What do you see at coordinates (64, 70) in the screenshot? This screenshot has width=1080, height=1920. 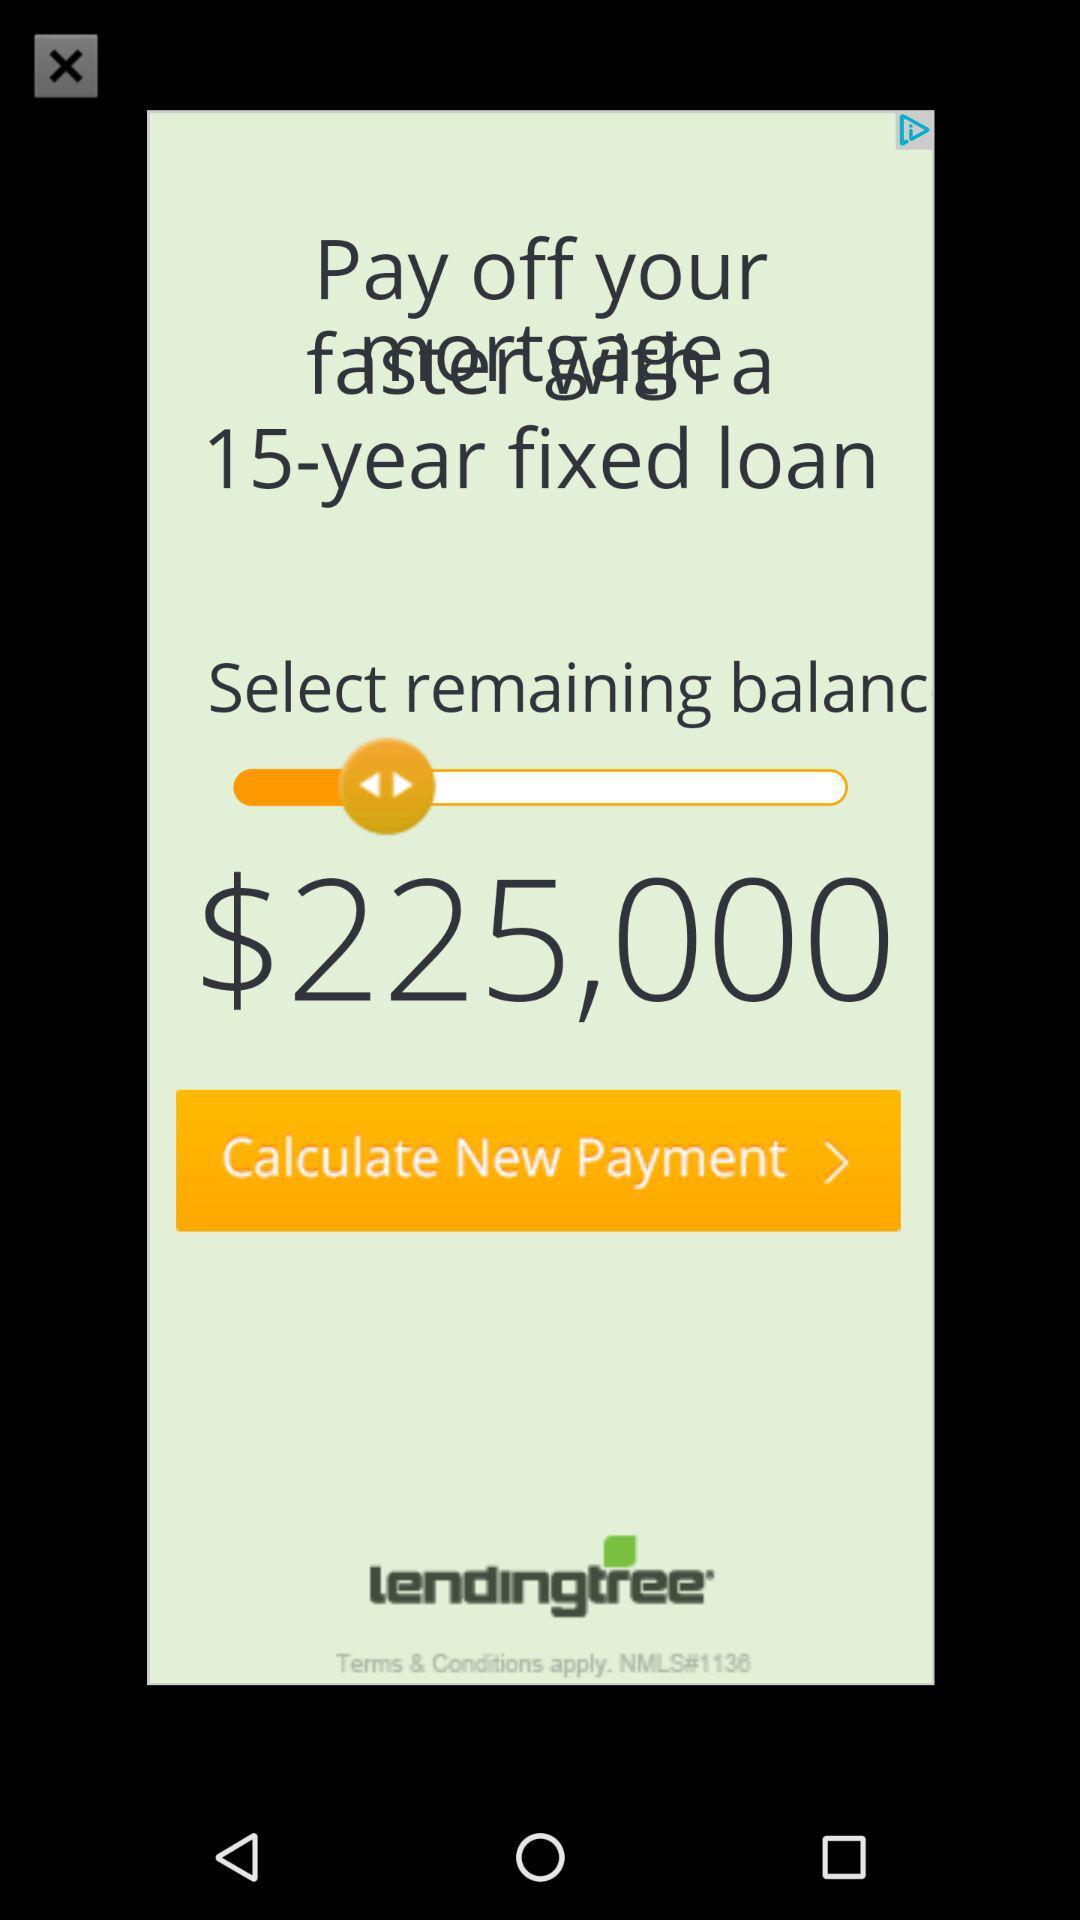 I see `the close icon` at bounding box center [64, 70].